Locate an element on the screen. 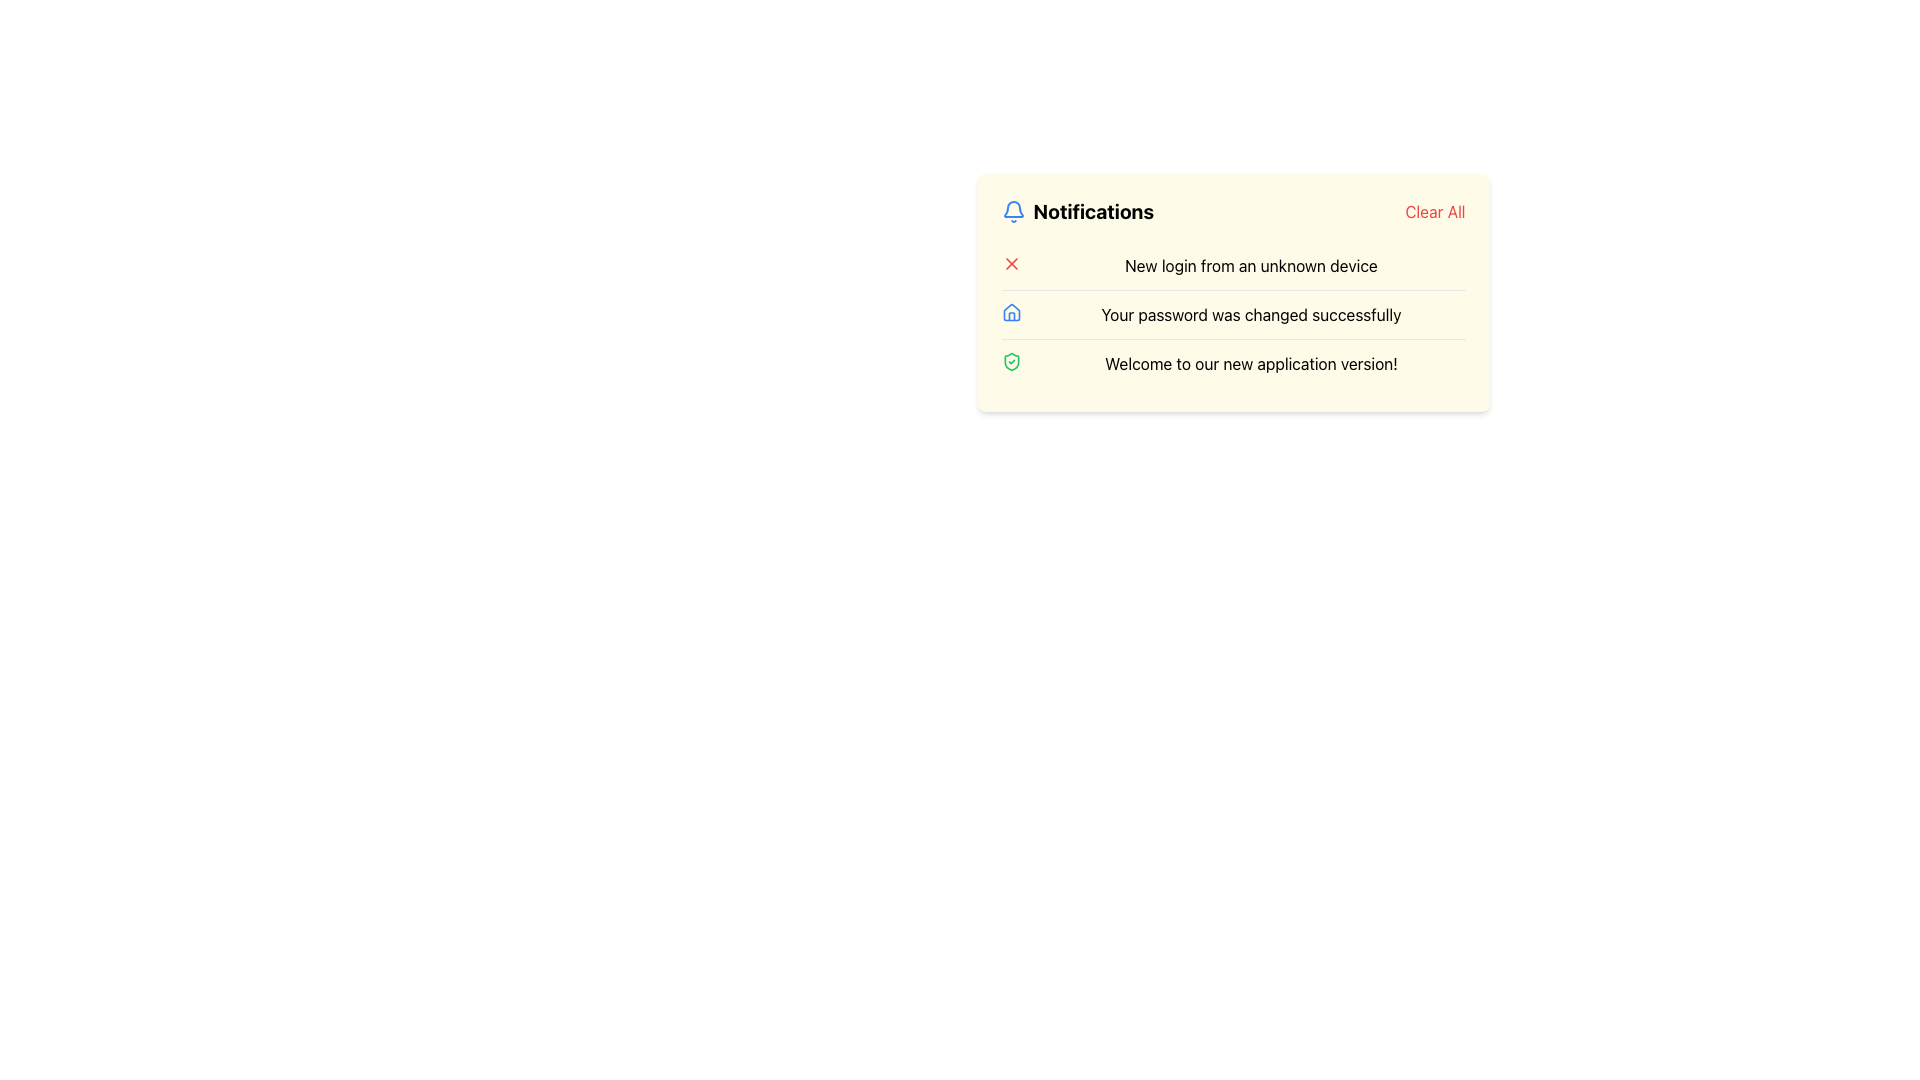 The height and width of the screenshot is (1080, 1920). the green outlined shield icon with a checkmark that indicates a positive state, located next to the password change notification message is located at coordinates (1011, 362).